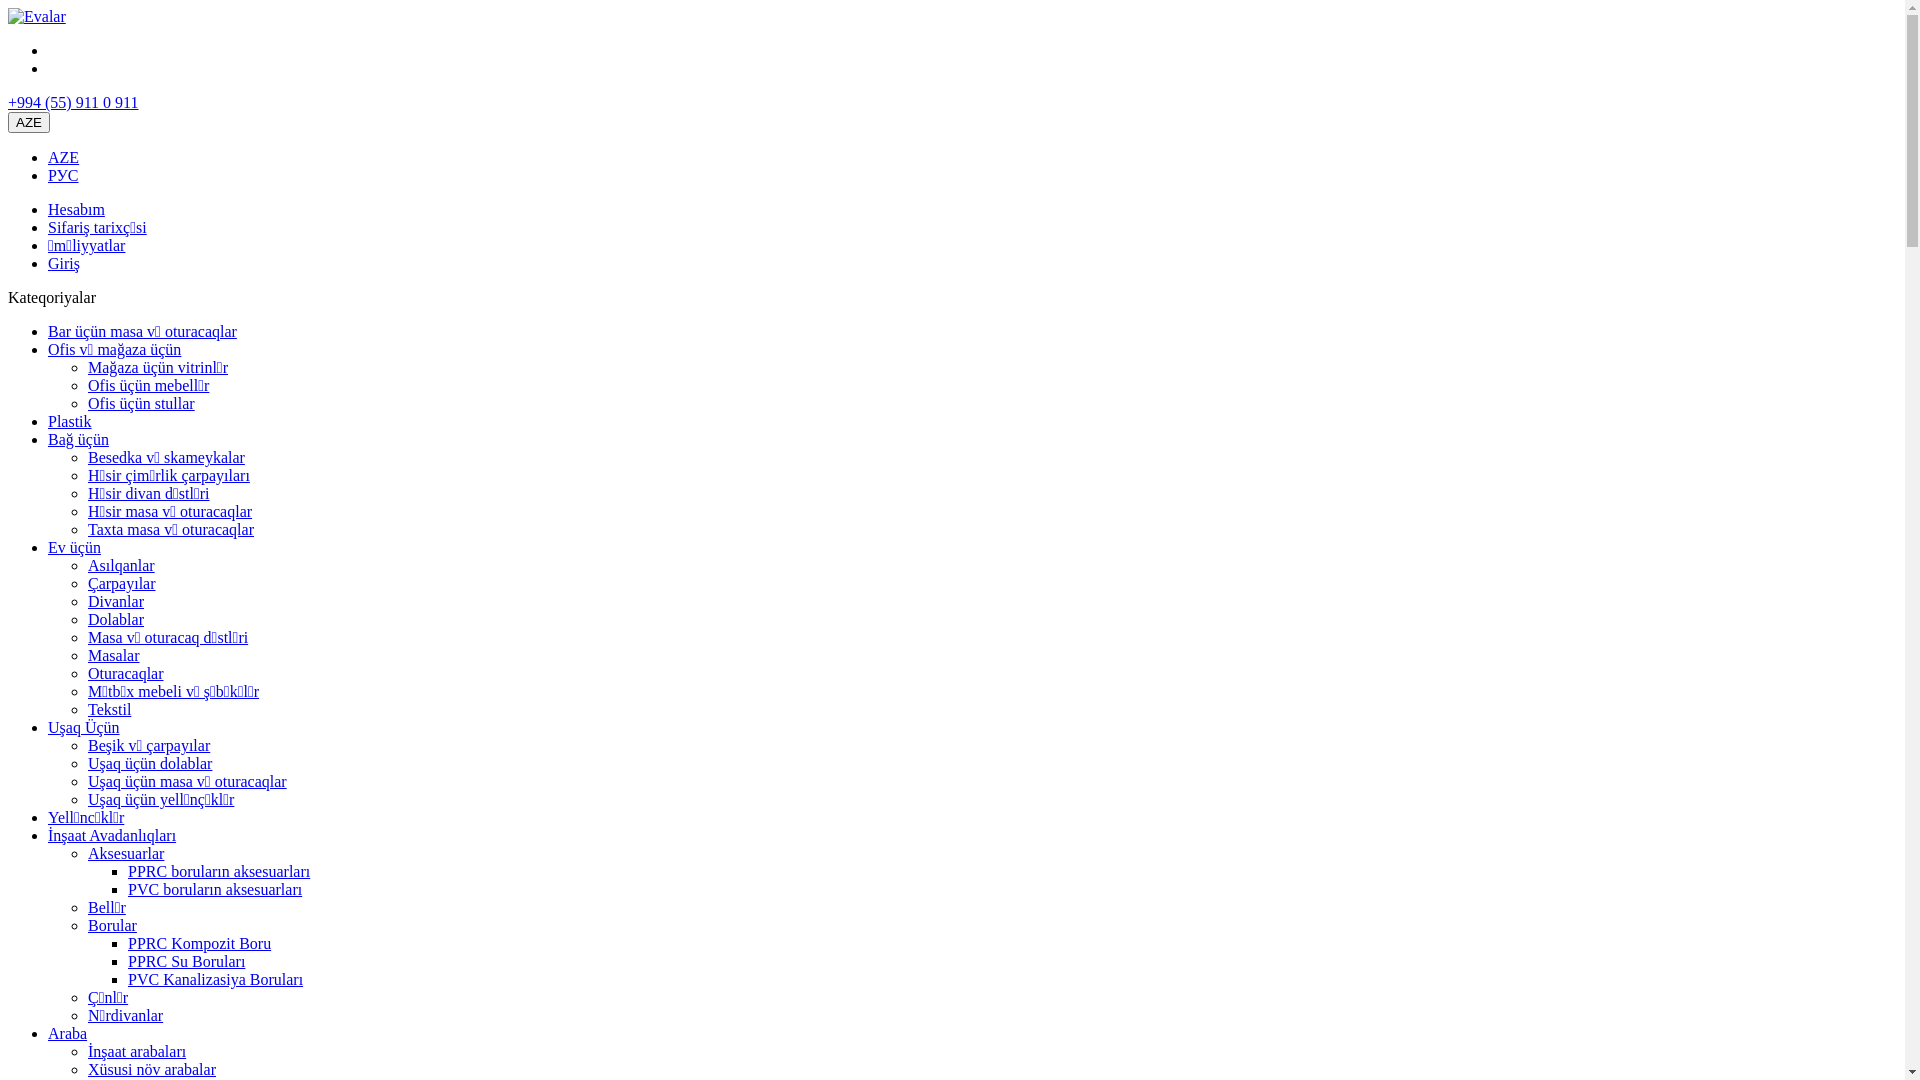 This screenshot has height=1080, width=1920. I want to click on 'PPRC Kompozit Boru', so click(199, 943).